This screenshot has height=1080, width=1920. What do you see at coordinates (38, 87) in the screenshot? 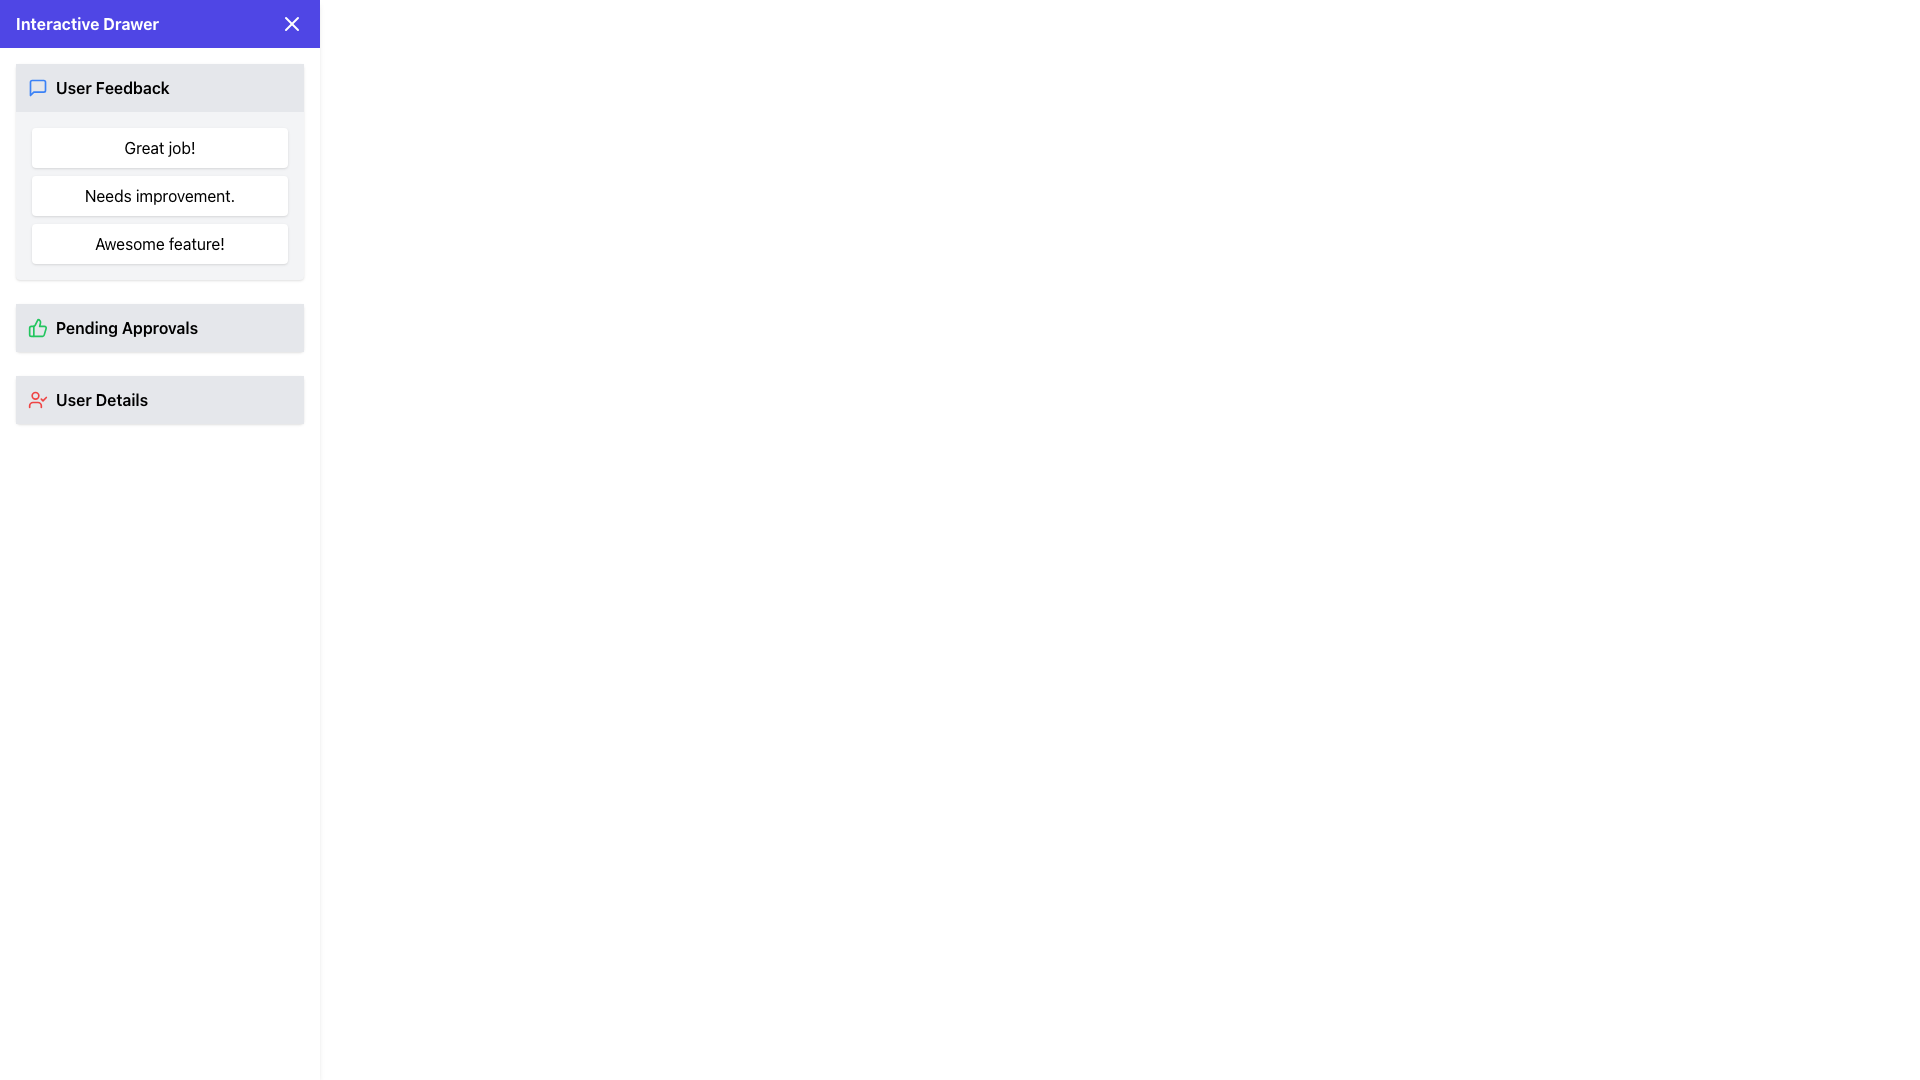
I see `the styling of the speech-balloon icon located to the left of the 'User Feedback' label in the sidebar` at bounding box center [38, 87].